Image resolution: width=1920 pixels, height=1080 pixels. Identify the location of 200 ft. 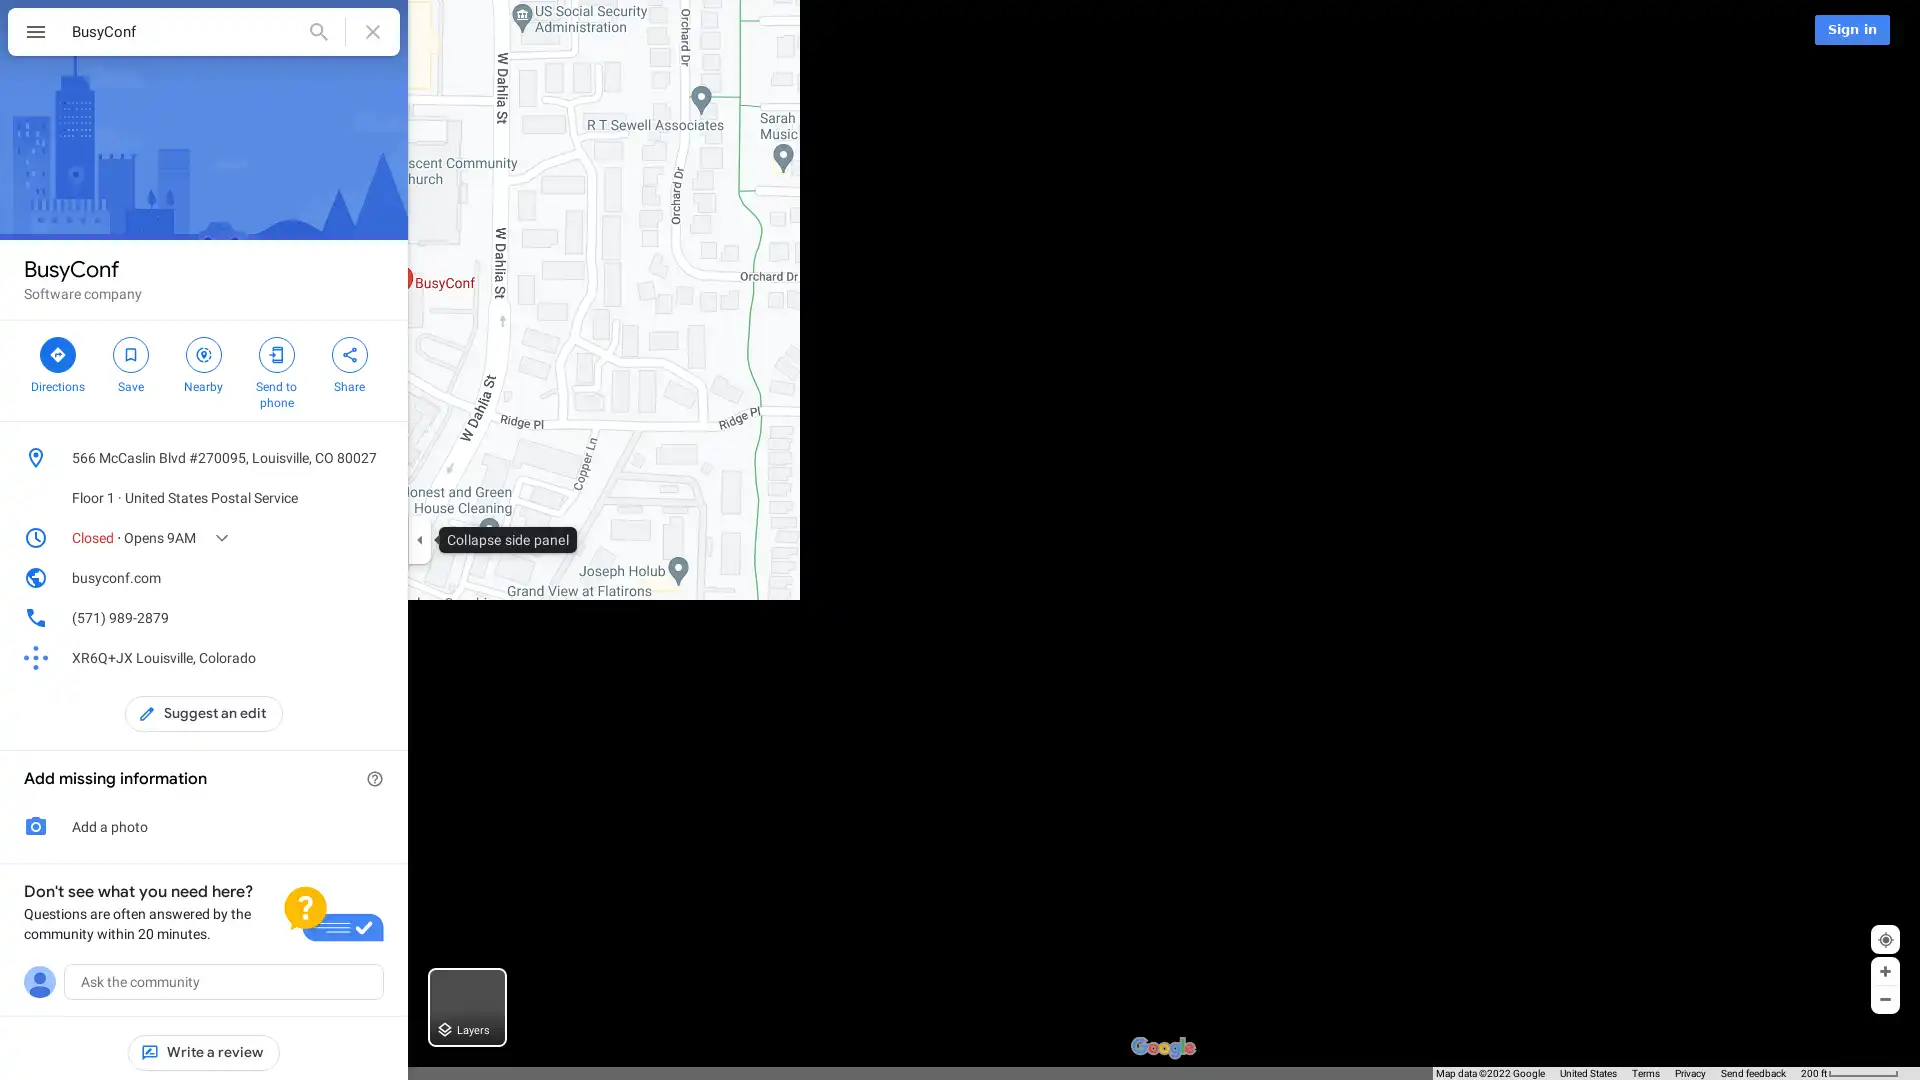
(1848, 1072).